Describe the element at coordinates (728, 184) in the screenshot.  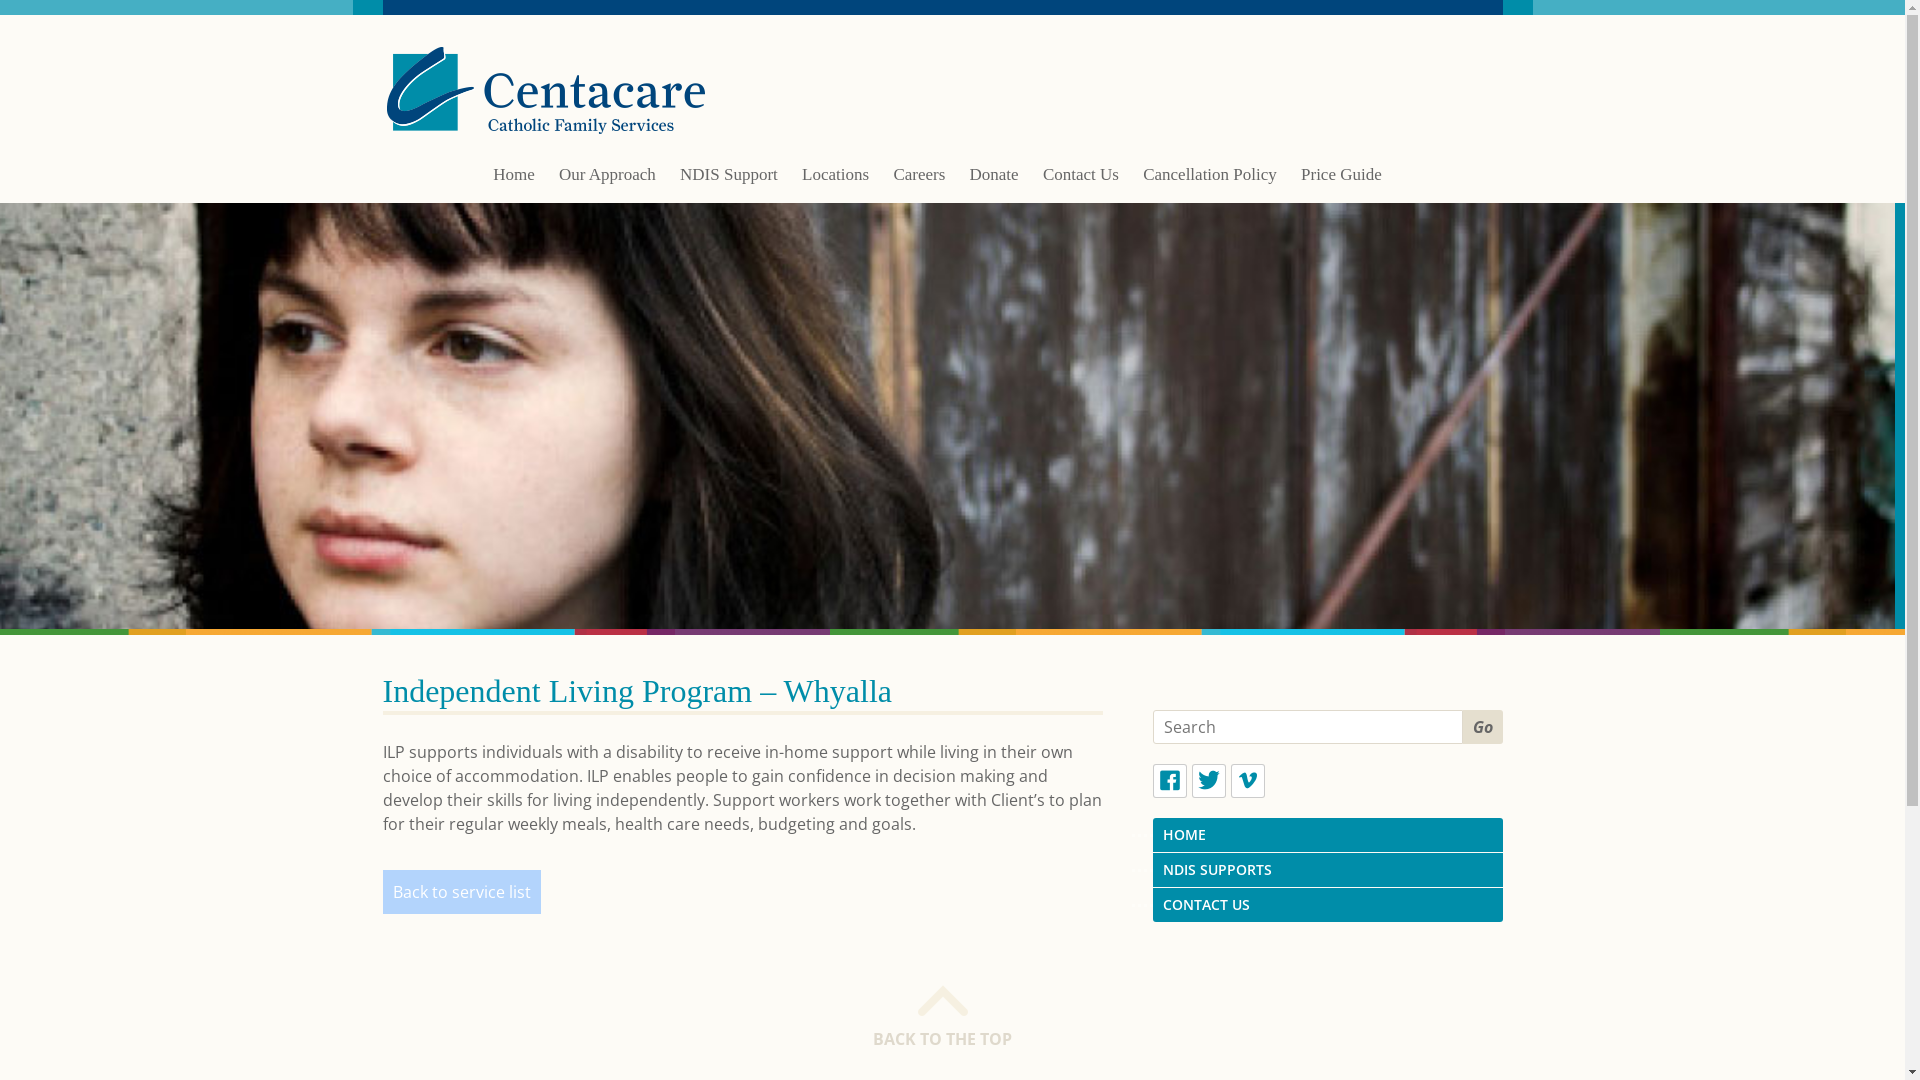
I see `'NDIS Support'` at that location.